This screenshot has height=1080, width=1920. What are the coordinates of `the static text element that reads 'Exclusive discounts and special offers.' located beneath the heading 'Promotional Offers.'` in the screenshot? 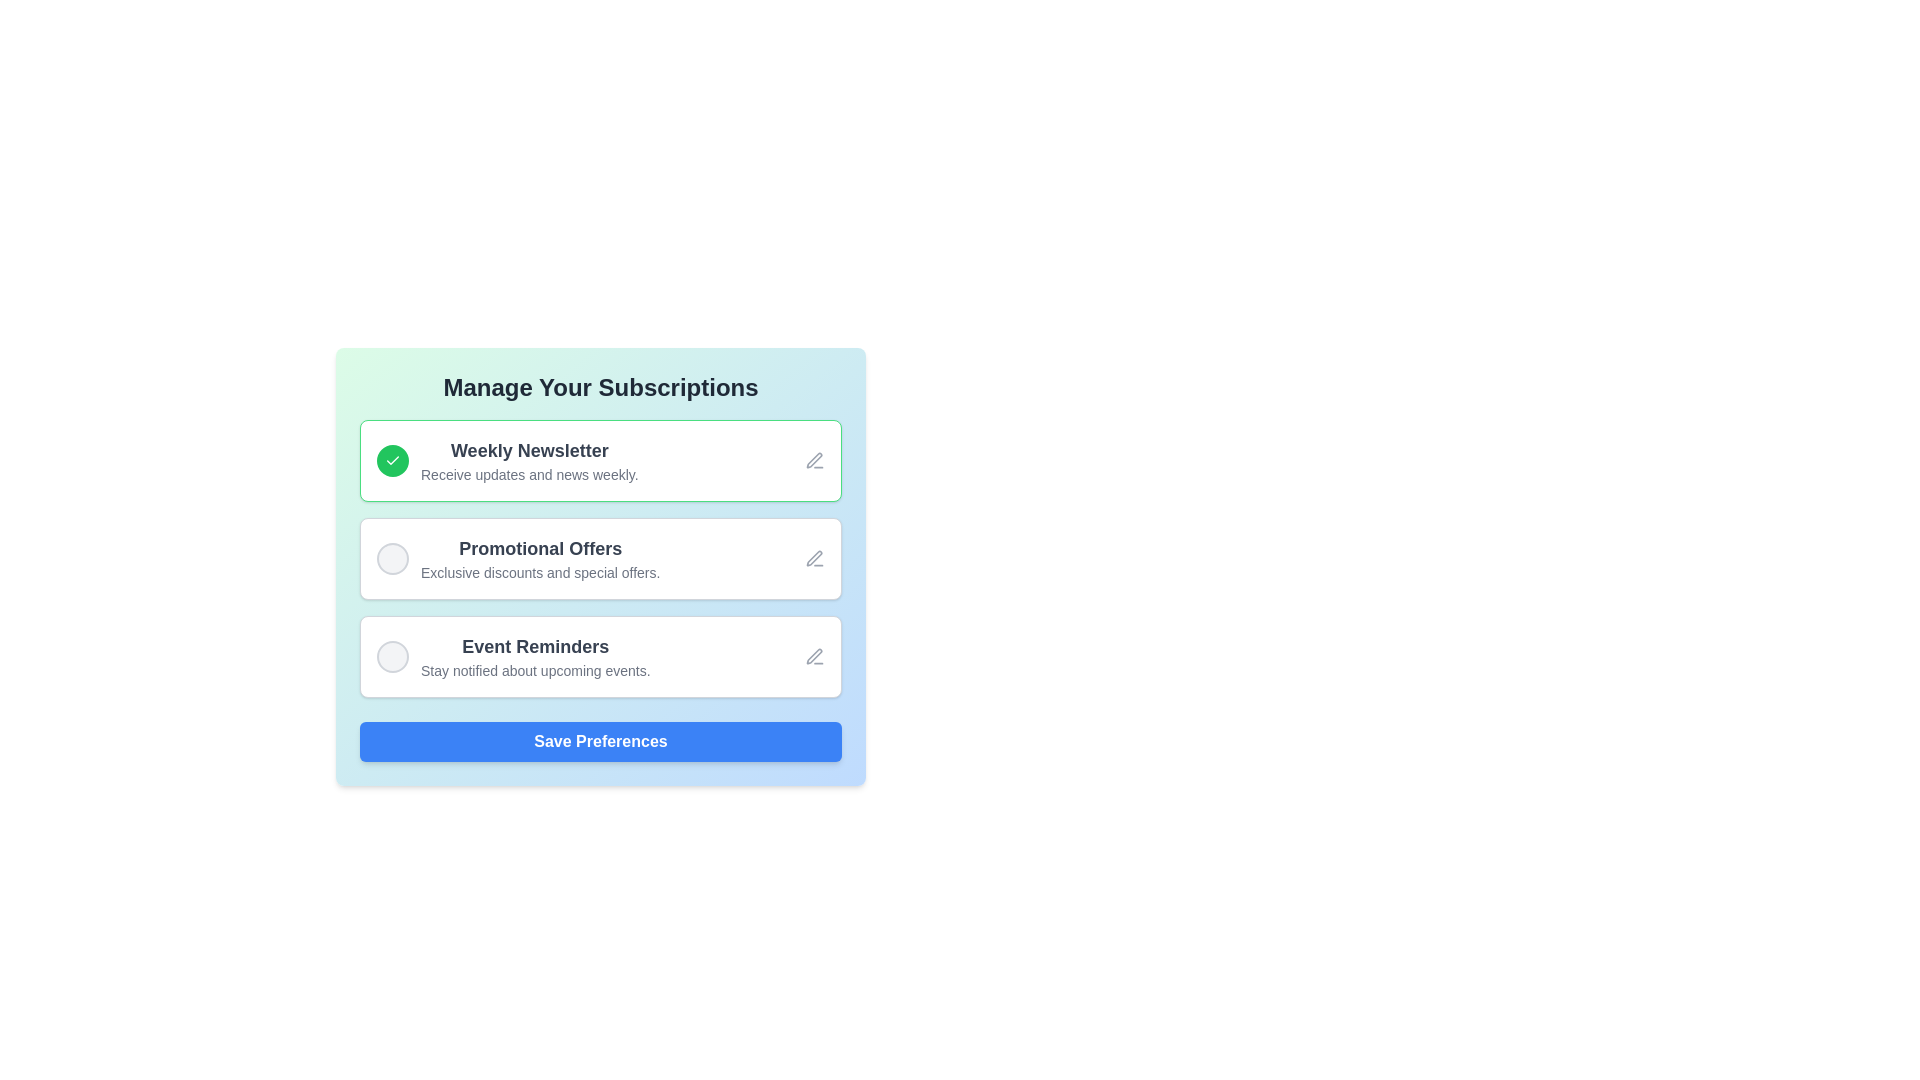 It's located at (540, 573).